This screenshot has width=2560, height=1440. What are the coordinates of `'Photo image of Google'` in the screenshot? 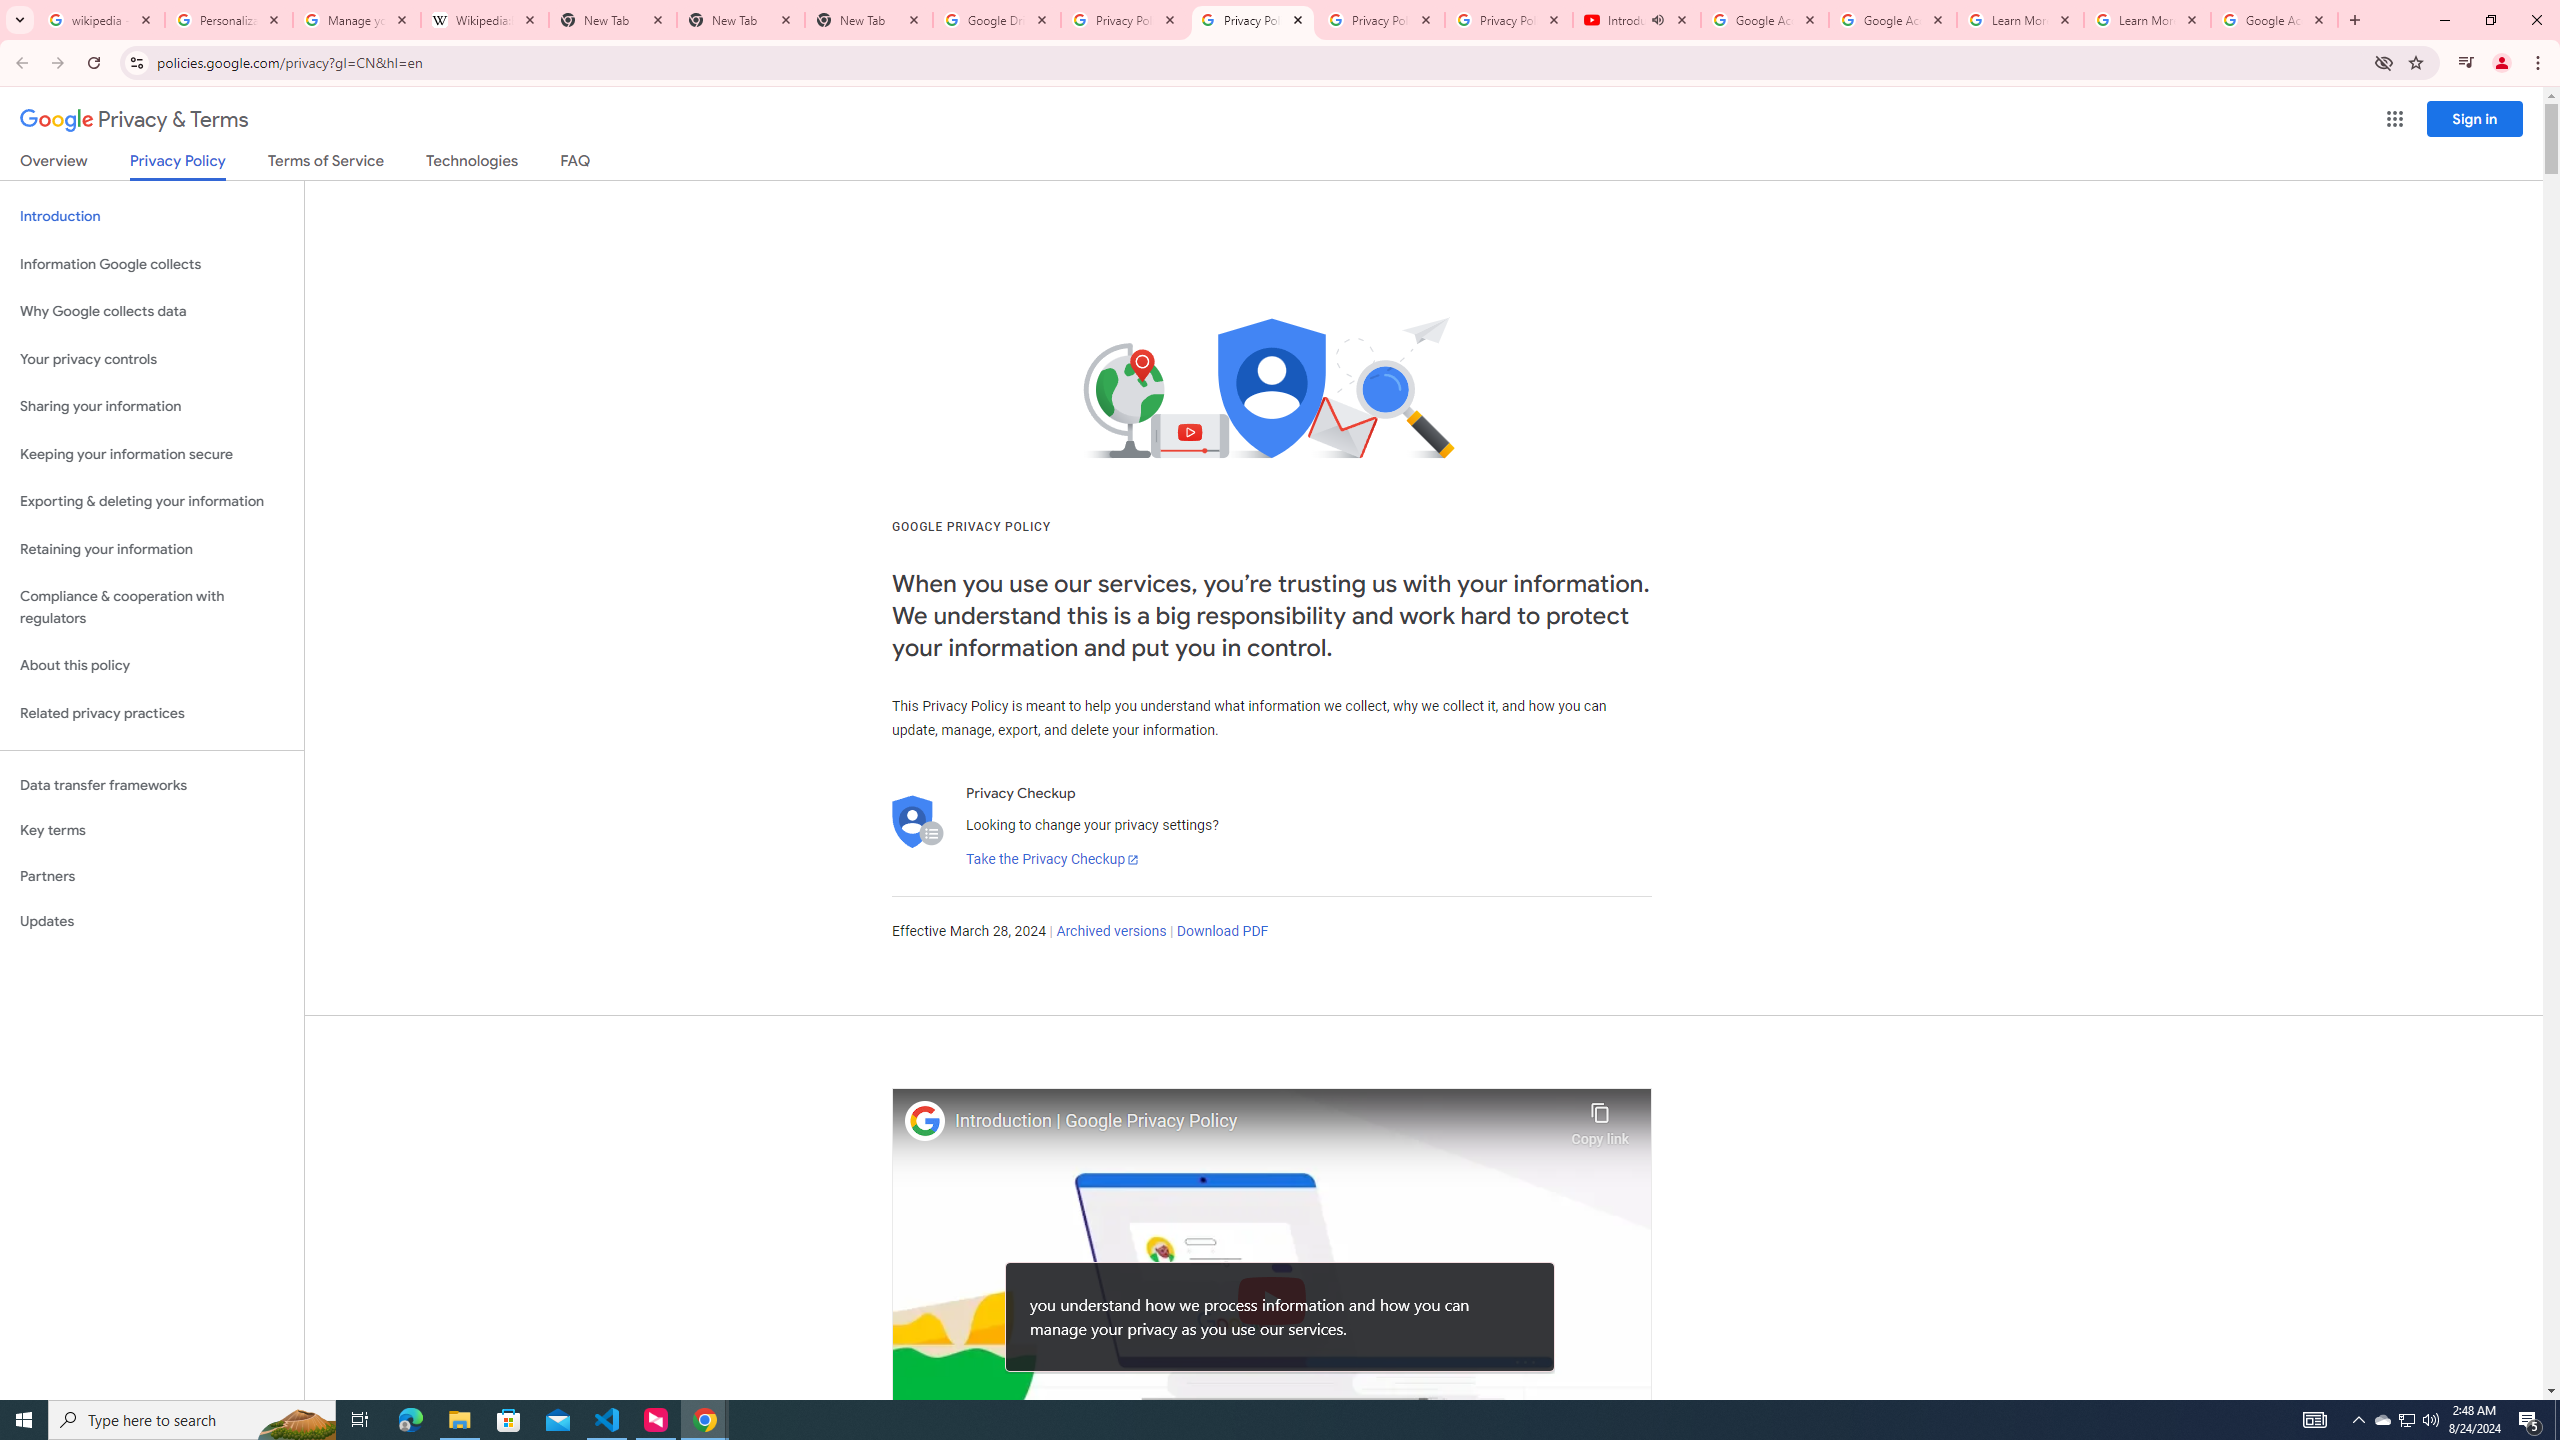 It's located at (925, 1119).